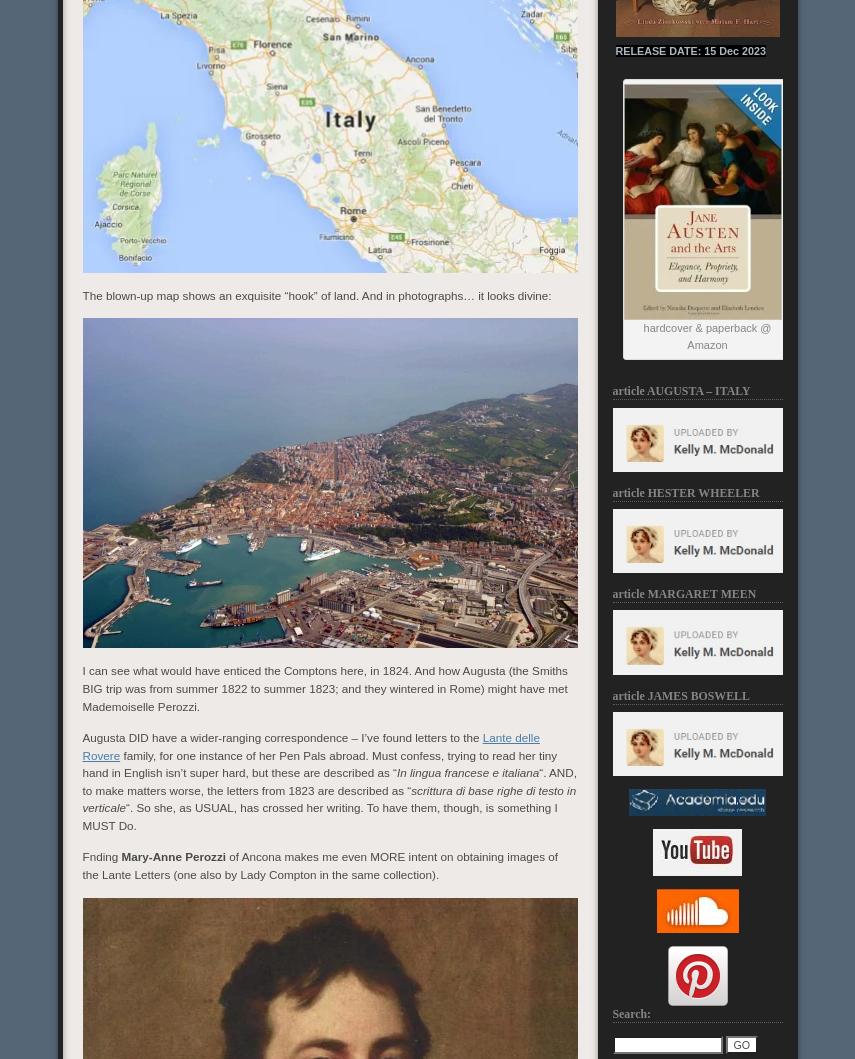 The width and height of the screenshot is (855, 1059). I want to click on 'article MARGARET MEEN', so click(684, 592).